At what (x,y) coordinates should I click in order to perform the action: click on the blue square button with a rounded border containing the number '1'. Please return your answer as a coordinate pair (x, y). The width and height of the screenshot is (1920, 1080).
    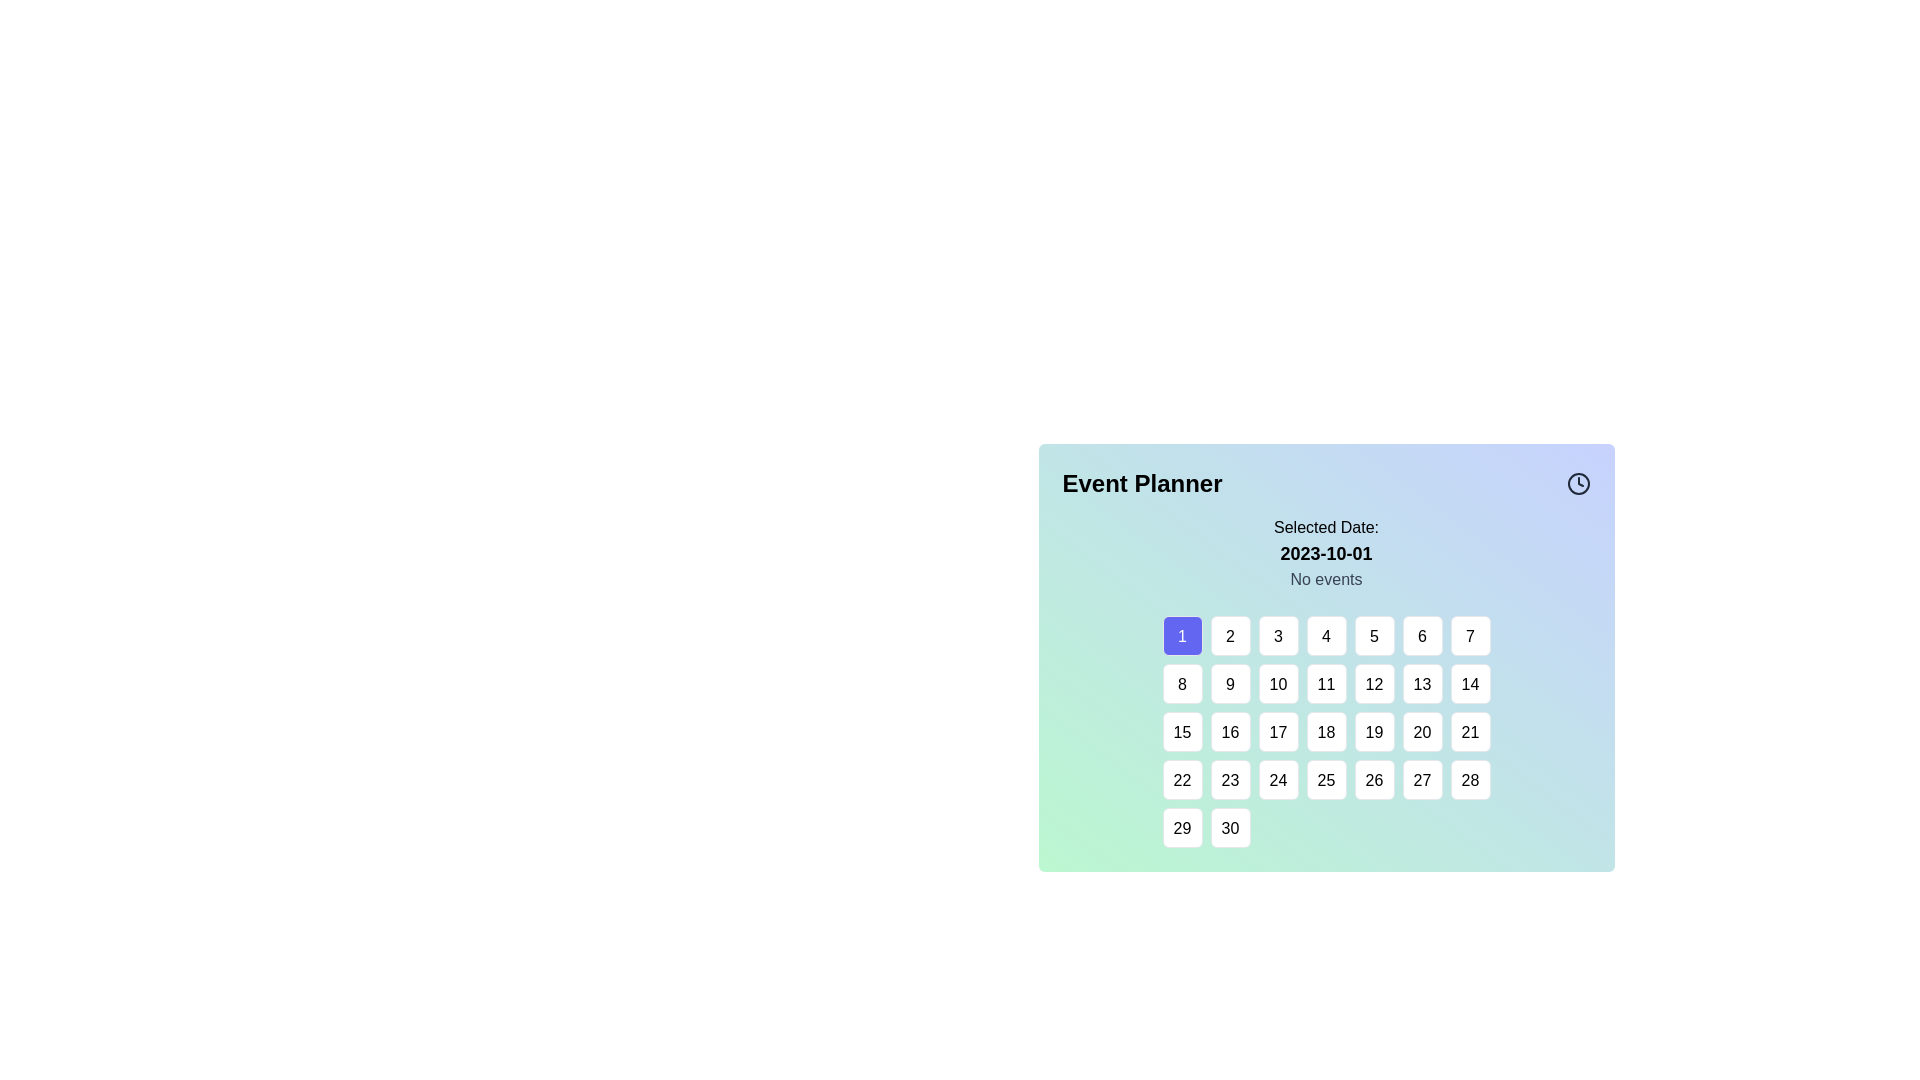
    Looking at the image, I should click on (1182, 636).